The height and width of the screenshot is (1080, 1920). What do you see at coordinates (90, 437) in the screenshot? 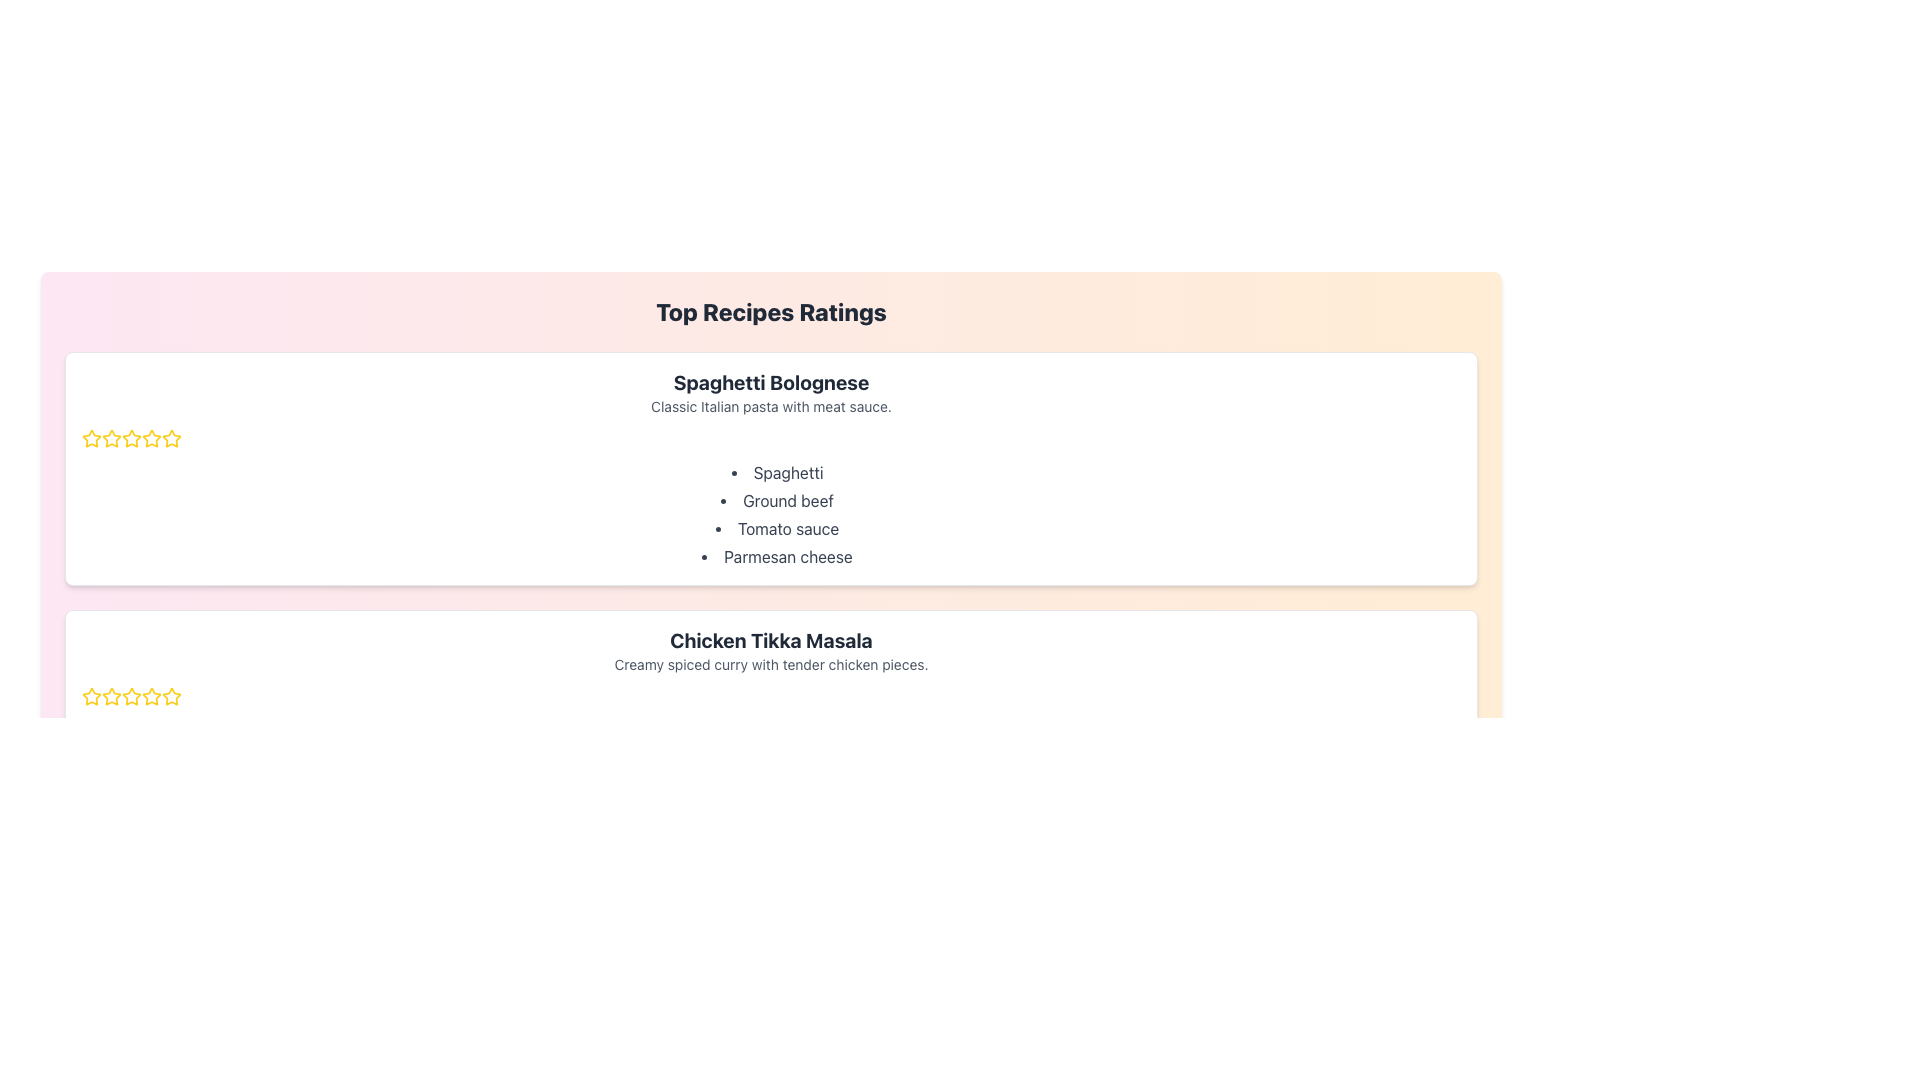
I see `the first star icon from the left in the rating section of the 'Spaghetti Bolognese' recipe card` at bounding box center [90, 437].